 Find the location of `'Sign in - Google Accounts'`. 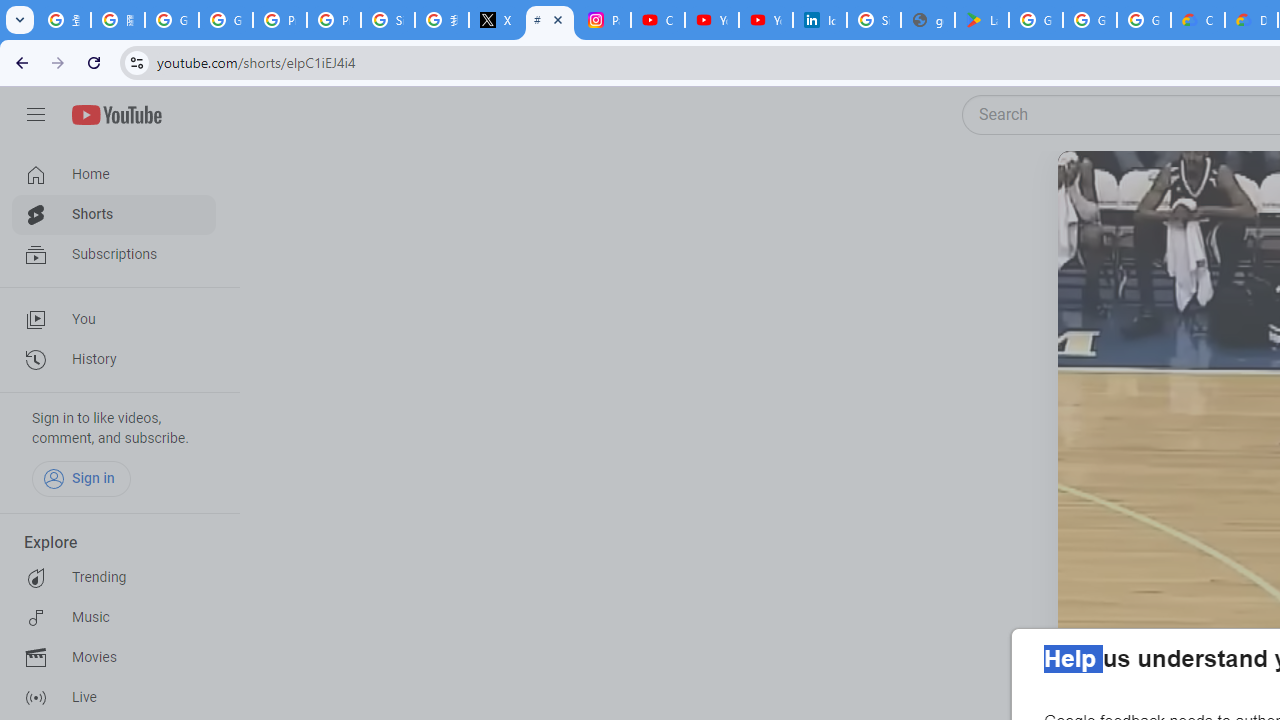

'Sign in - Google Accounts' is located at coordinates (387, 20).